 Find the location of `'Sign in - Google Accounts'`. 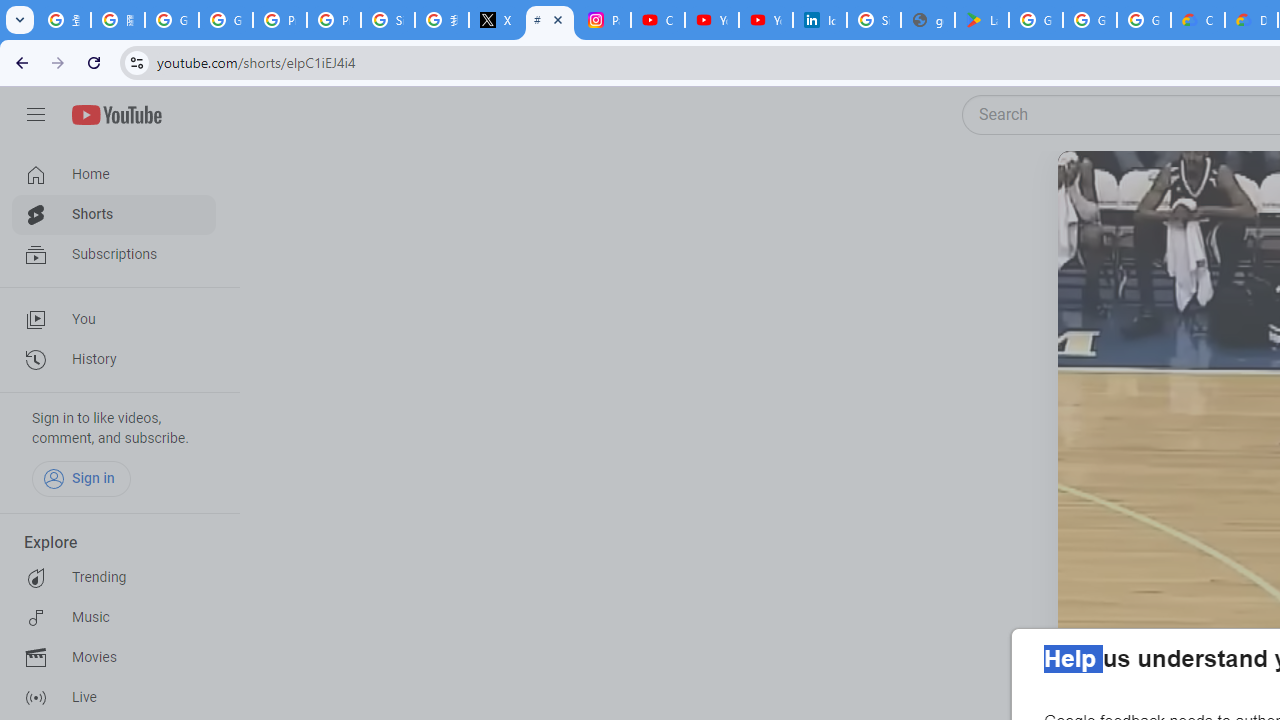

'Sign in - Google Accounts' is located at coordinates (387, 20).